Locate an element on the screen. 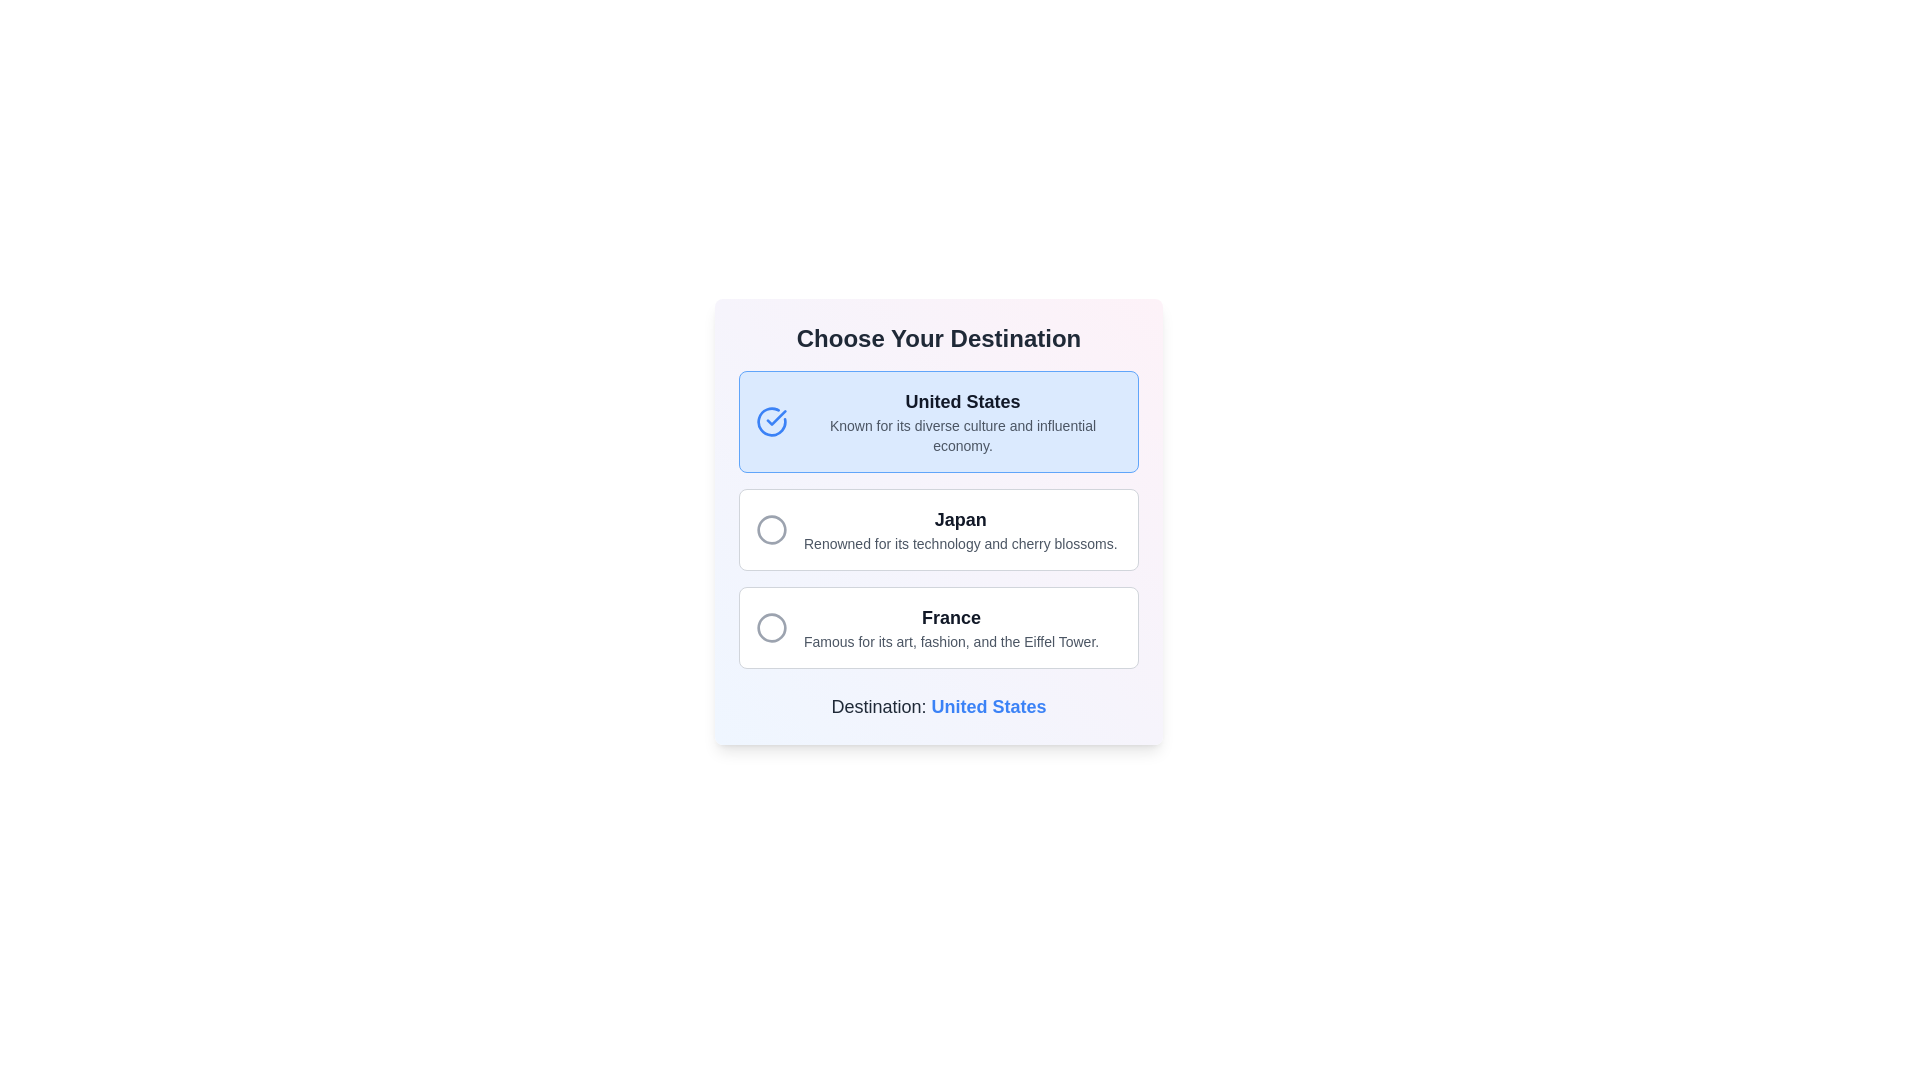 The height and width of the screenshot is (1080, 1920). the static text providing additional descriptive information about the 'Japan' option in the list of destinations, which is located beneath the main label 'Japan' is located at coordinates (960, 543).